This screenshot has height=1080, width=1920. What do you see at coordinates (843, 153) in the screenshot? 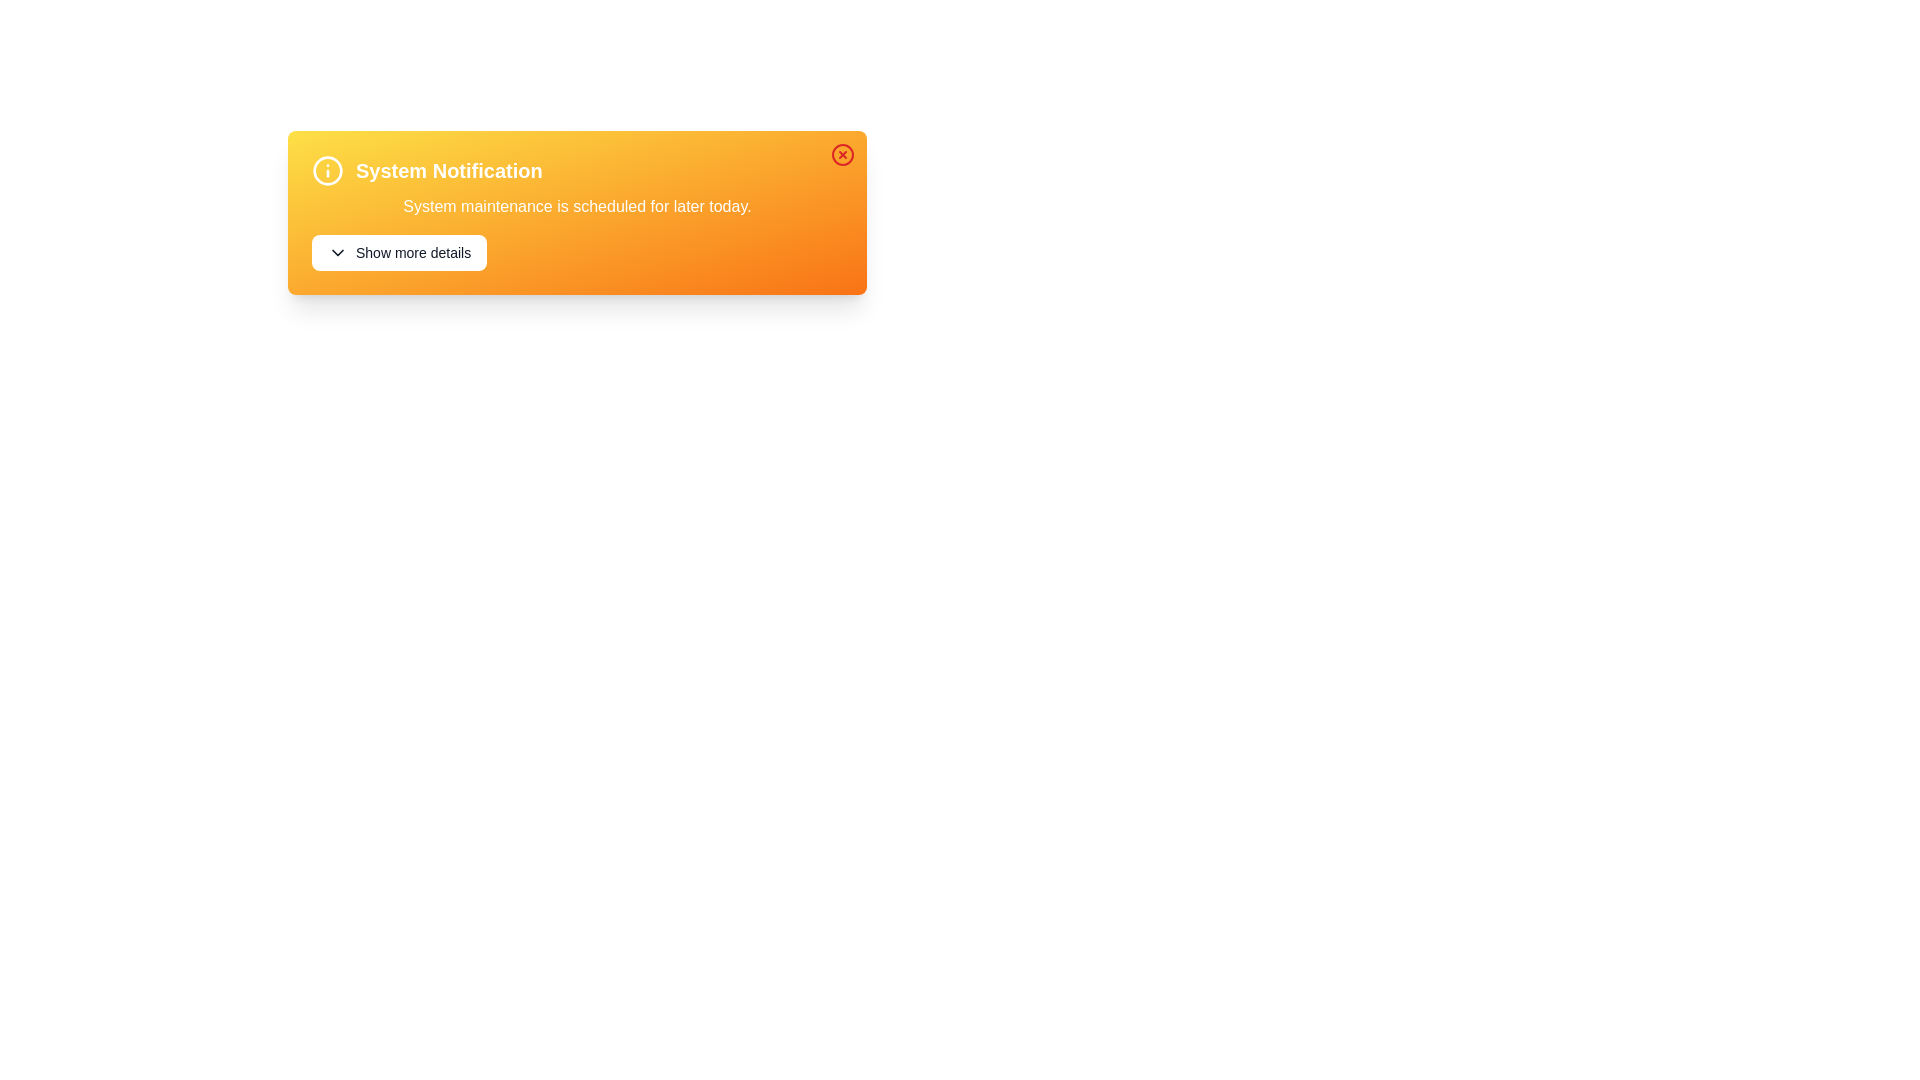
I see `the close button in the top-right corner of the notification` at bounding box center [843, 153].